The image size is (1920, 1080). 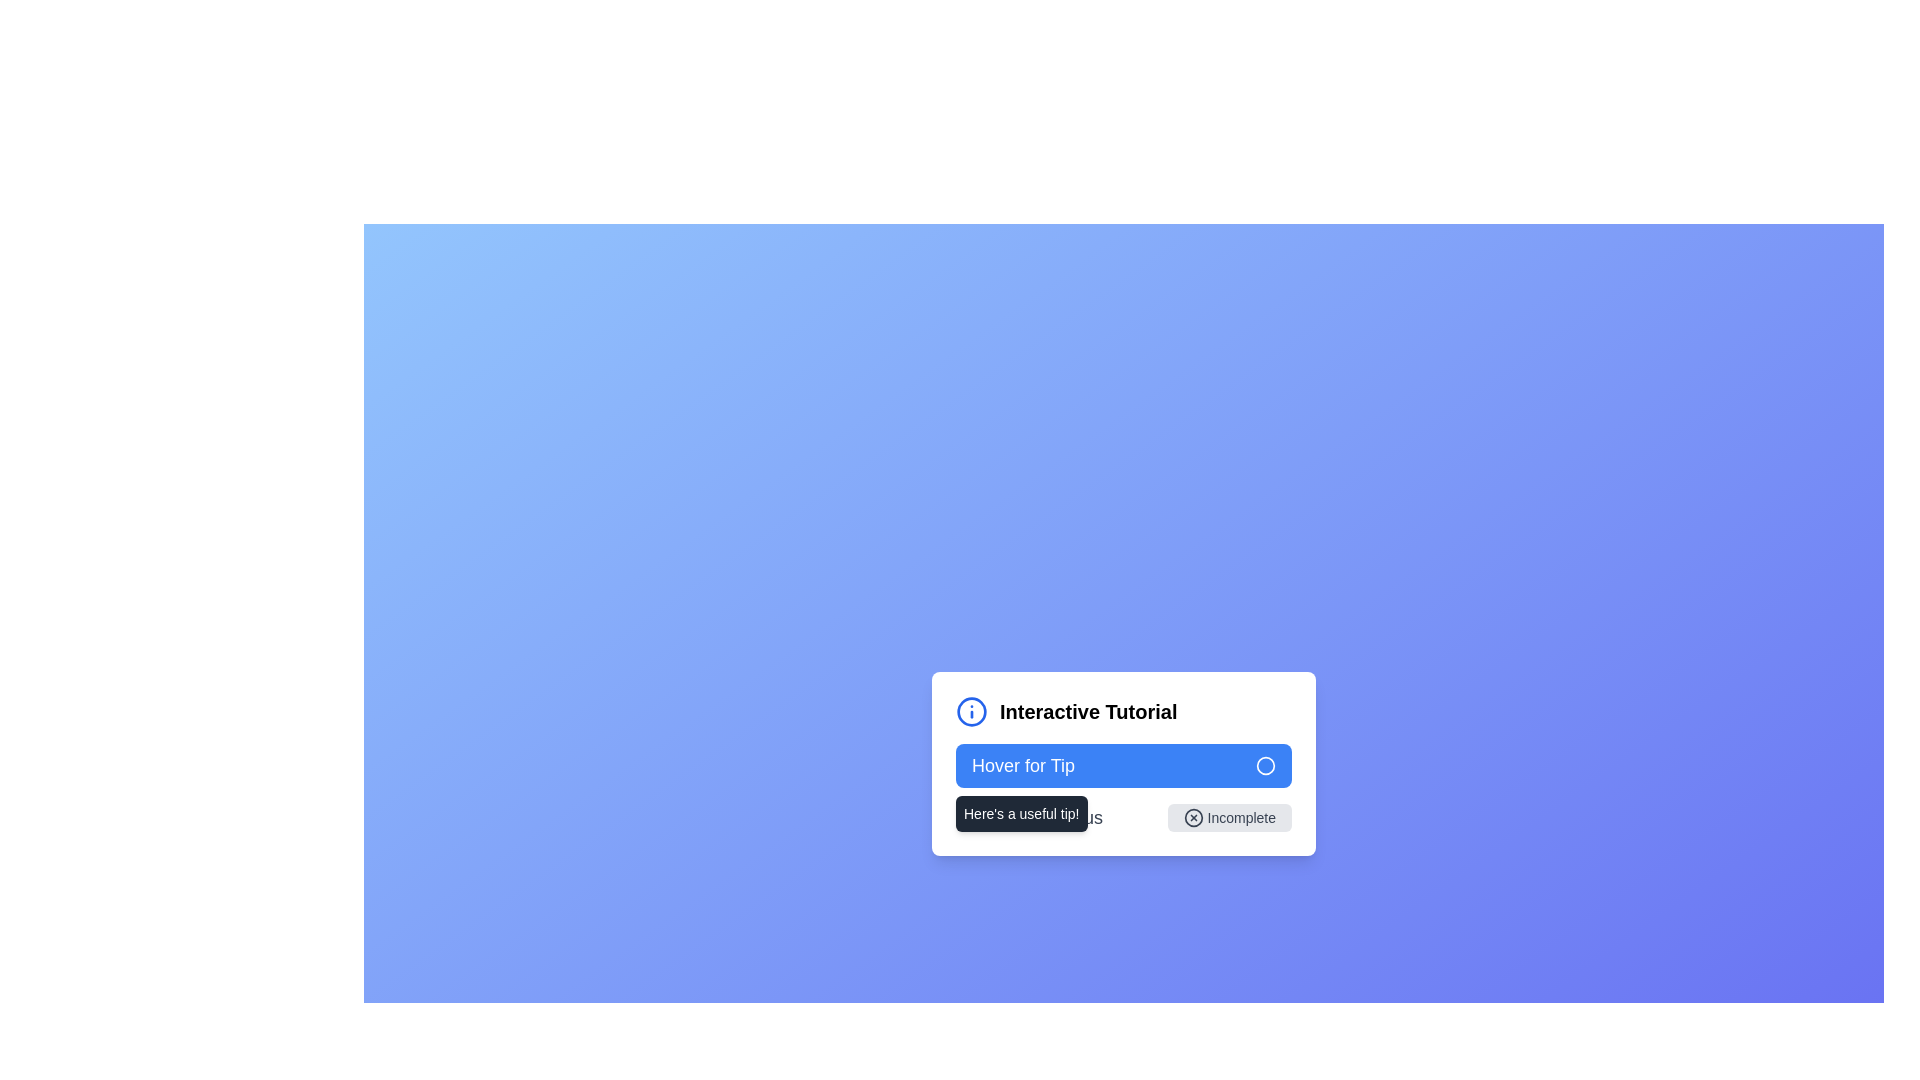 I want to click on the circular blue 'info' icon with a small 'i' in the center, located to the left of the 'Interactive Tutorial' text, so click(x=971, y=711).